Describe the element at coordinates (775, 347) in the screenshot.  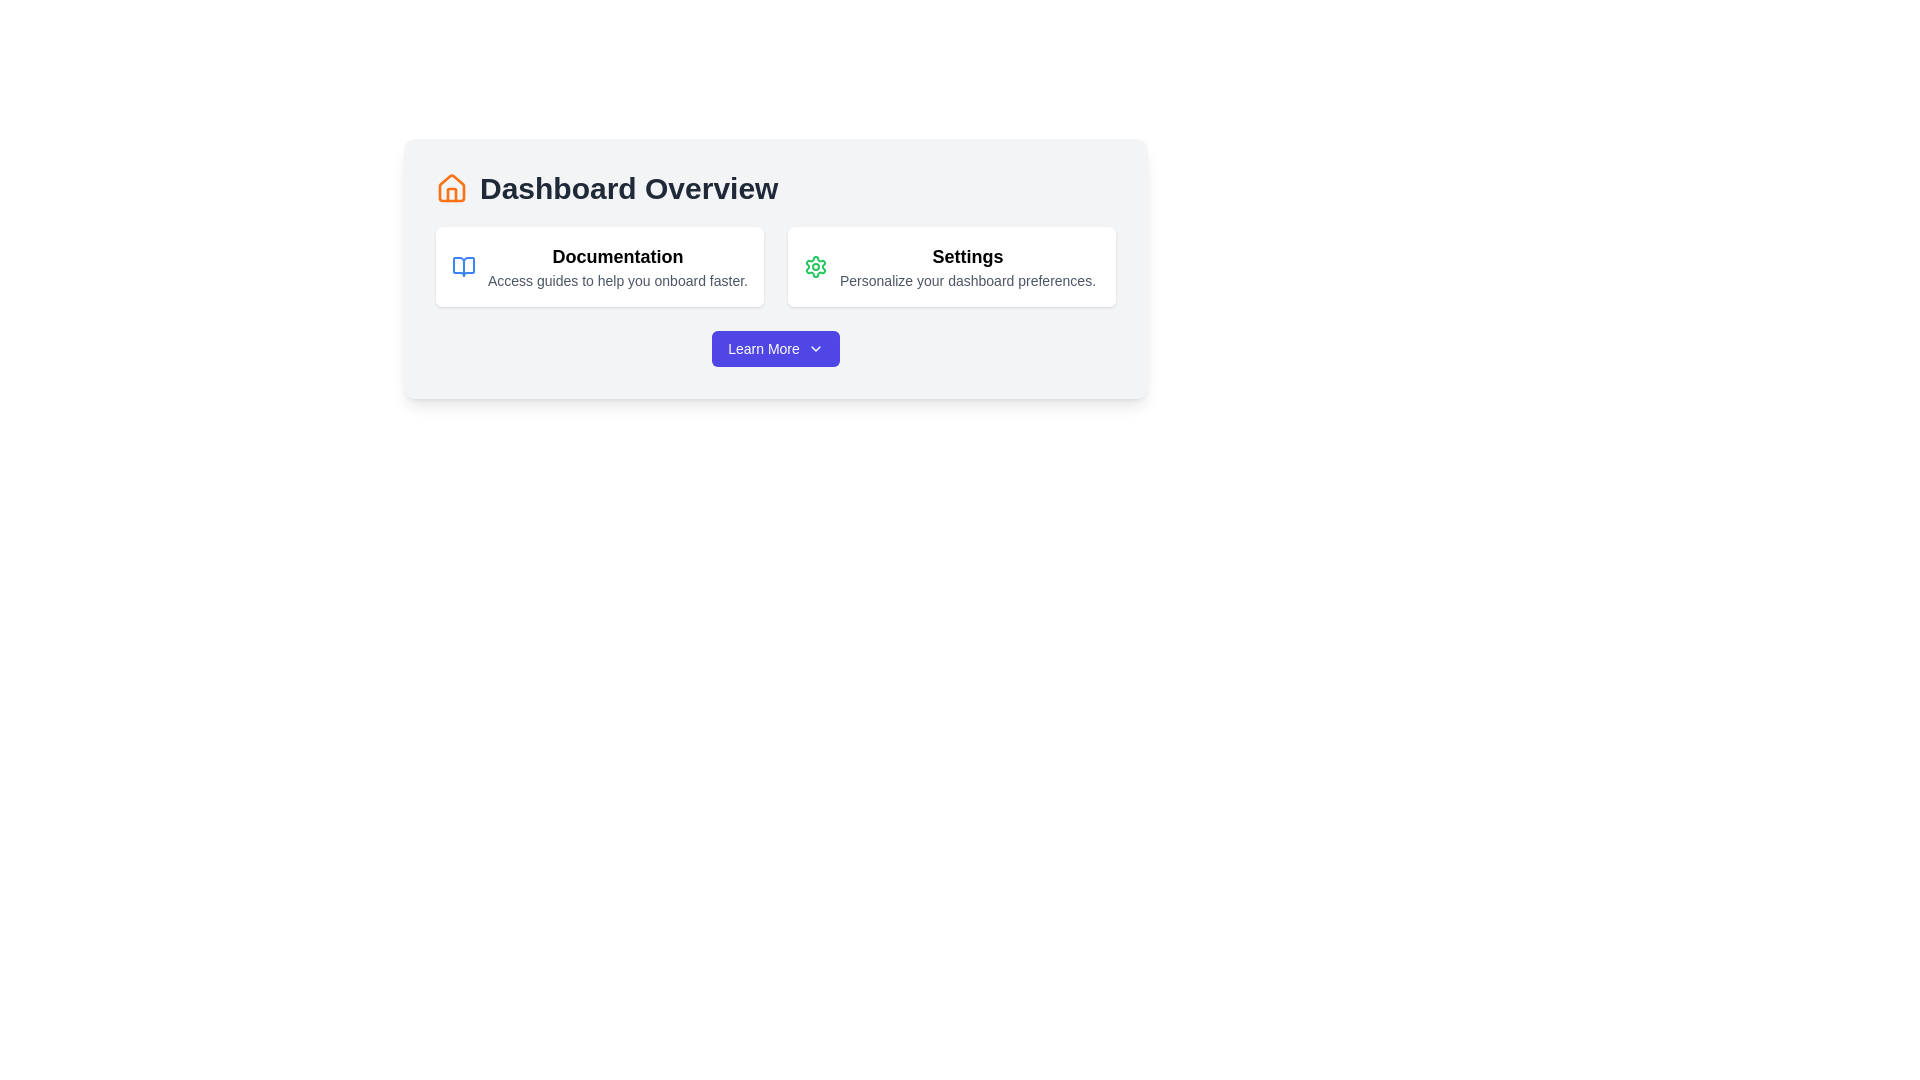
I see `the 'Learn More' button, which has a dark indigo background and white text, located centrally below the 'Dashboard Overview' title` at that location.